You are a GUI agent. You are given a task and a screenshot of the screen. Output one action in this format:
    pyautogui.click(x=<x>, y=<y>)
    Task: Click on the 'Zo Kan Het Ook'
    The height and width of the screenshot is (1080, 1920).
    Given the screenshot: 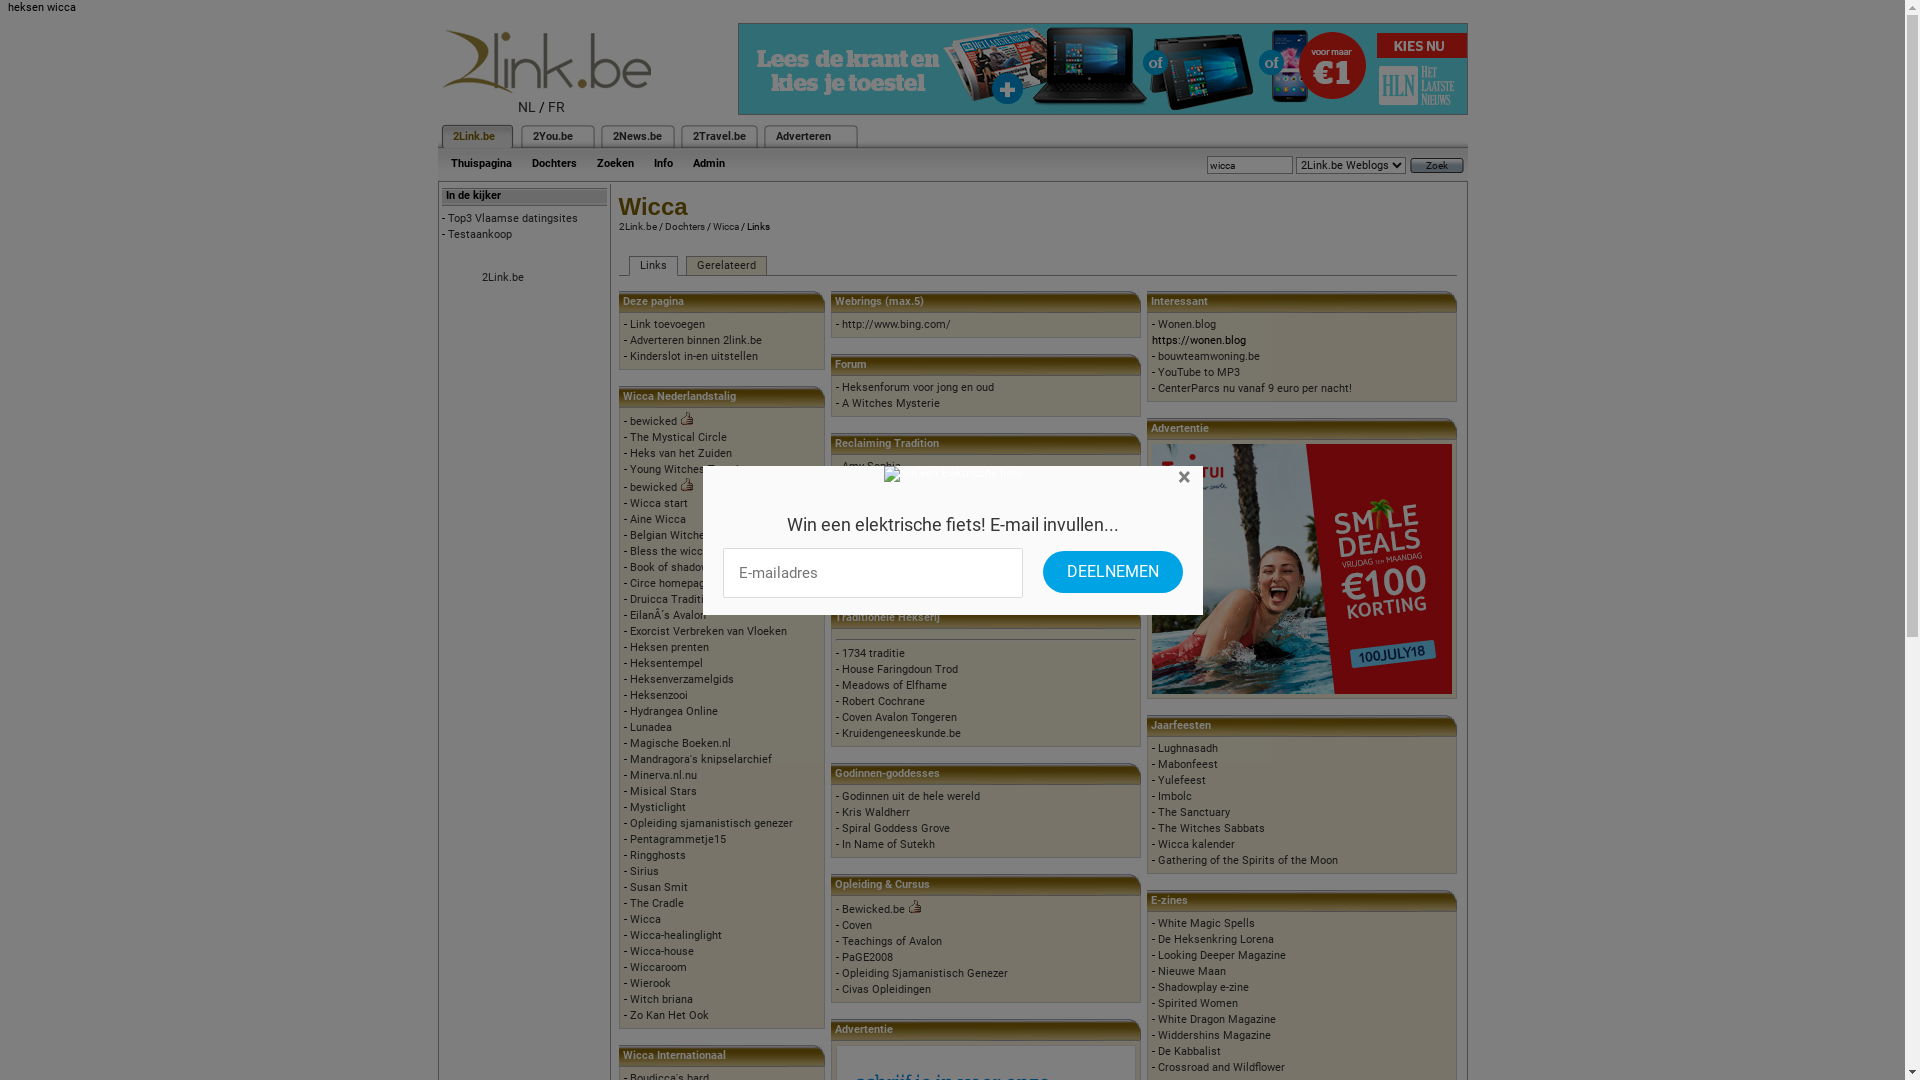 What is the action you would take?
    pyautogui.click(x=669, y=1015)
    